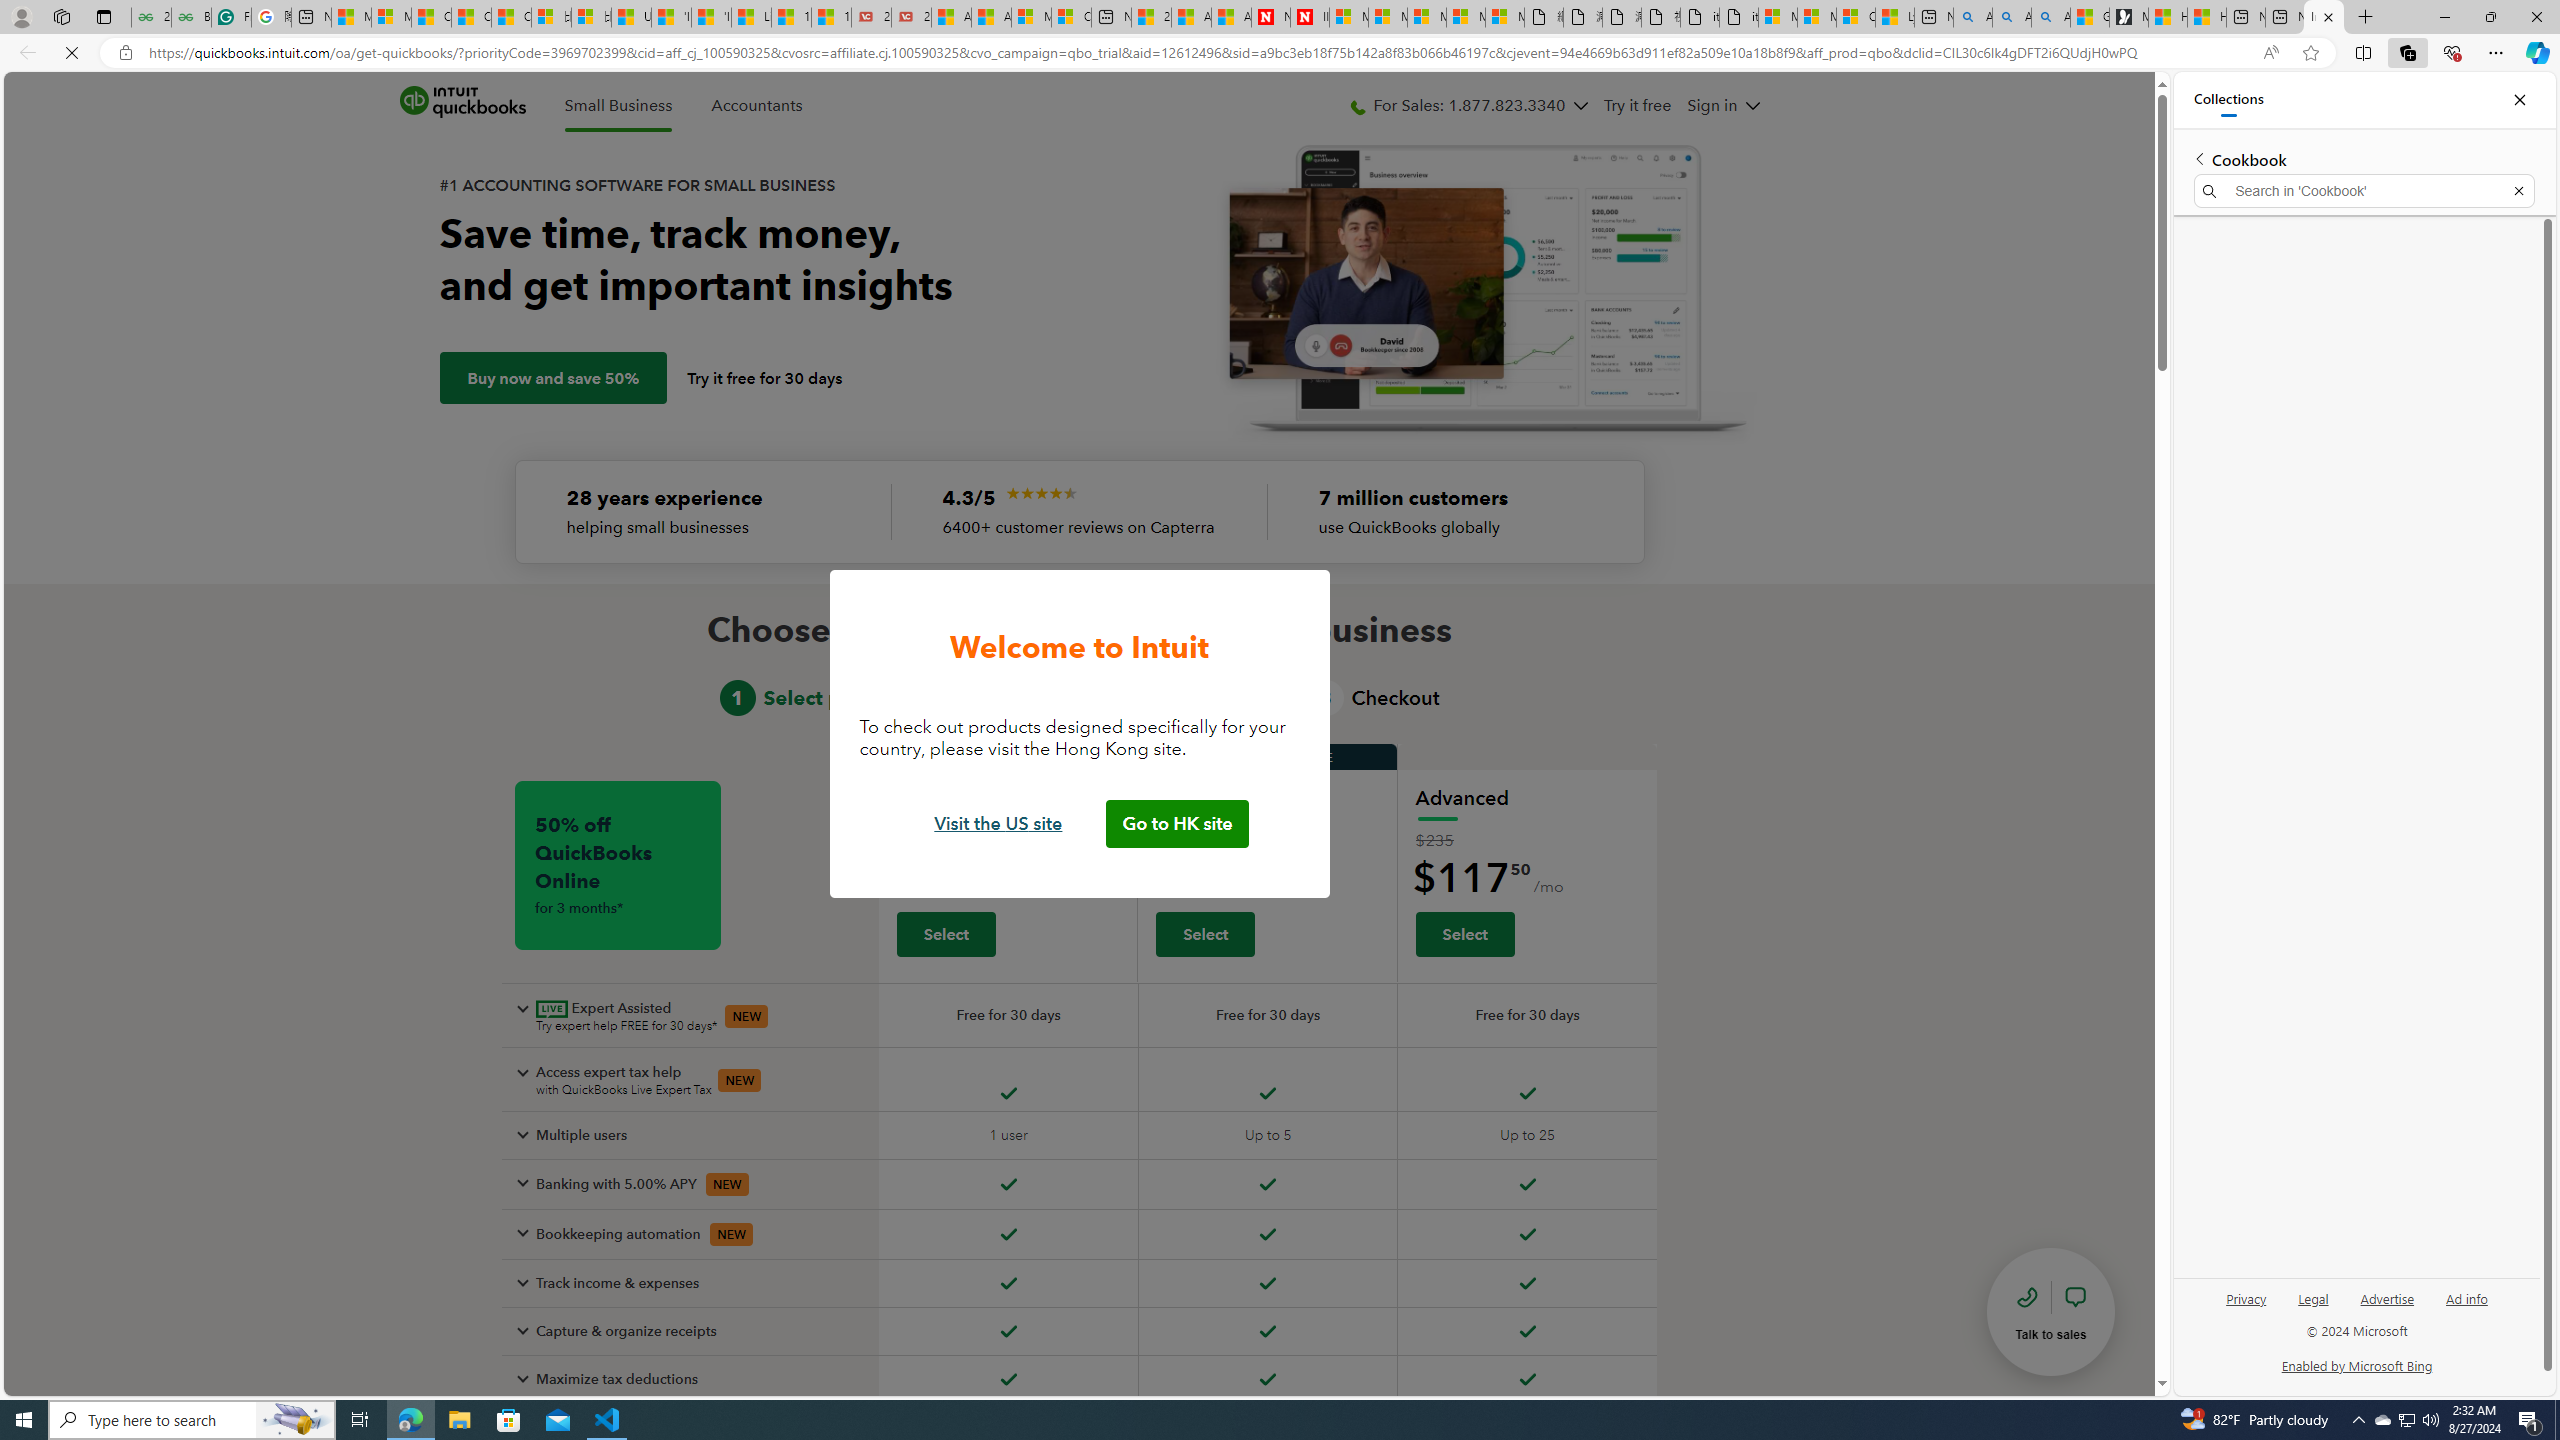 This screenshot has height=1440, width=2560. What do you see at coordinates (1467, 106) in the screenshot?
I see `'For Sales: 1.877.823.3340'` at bounding box center [1467, 106].